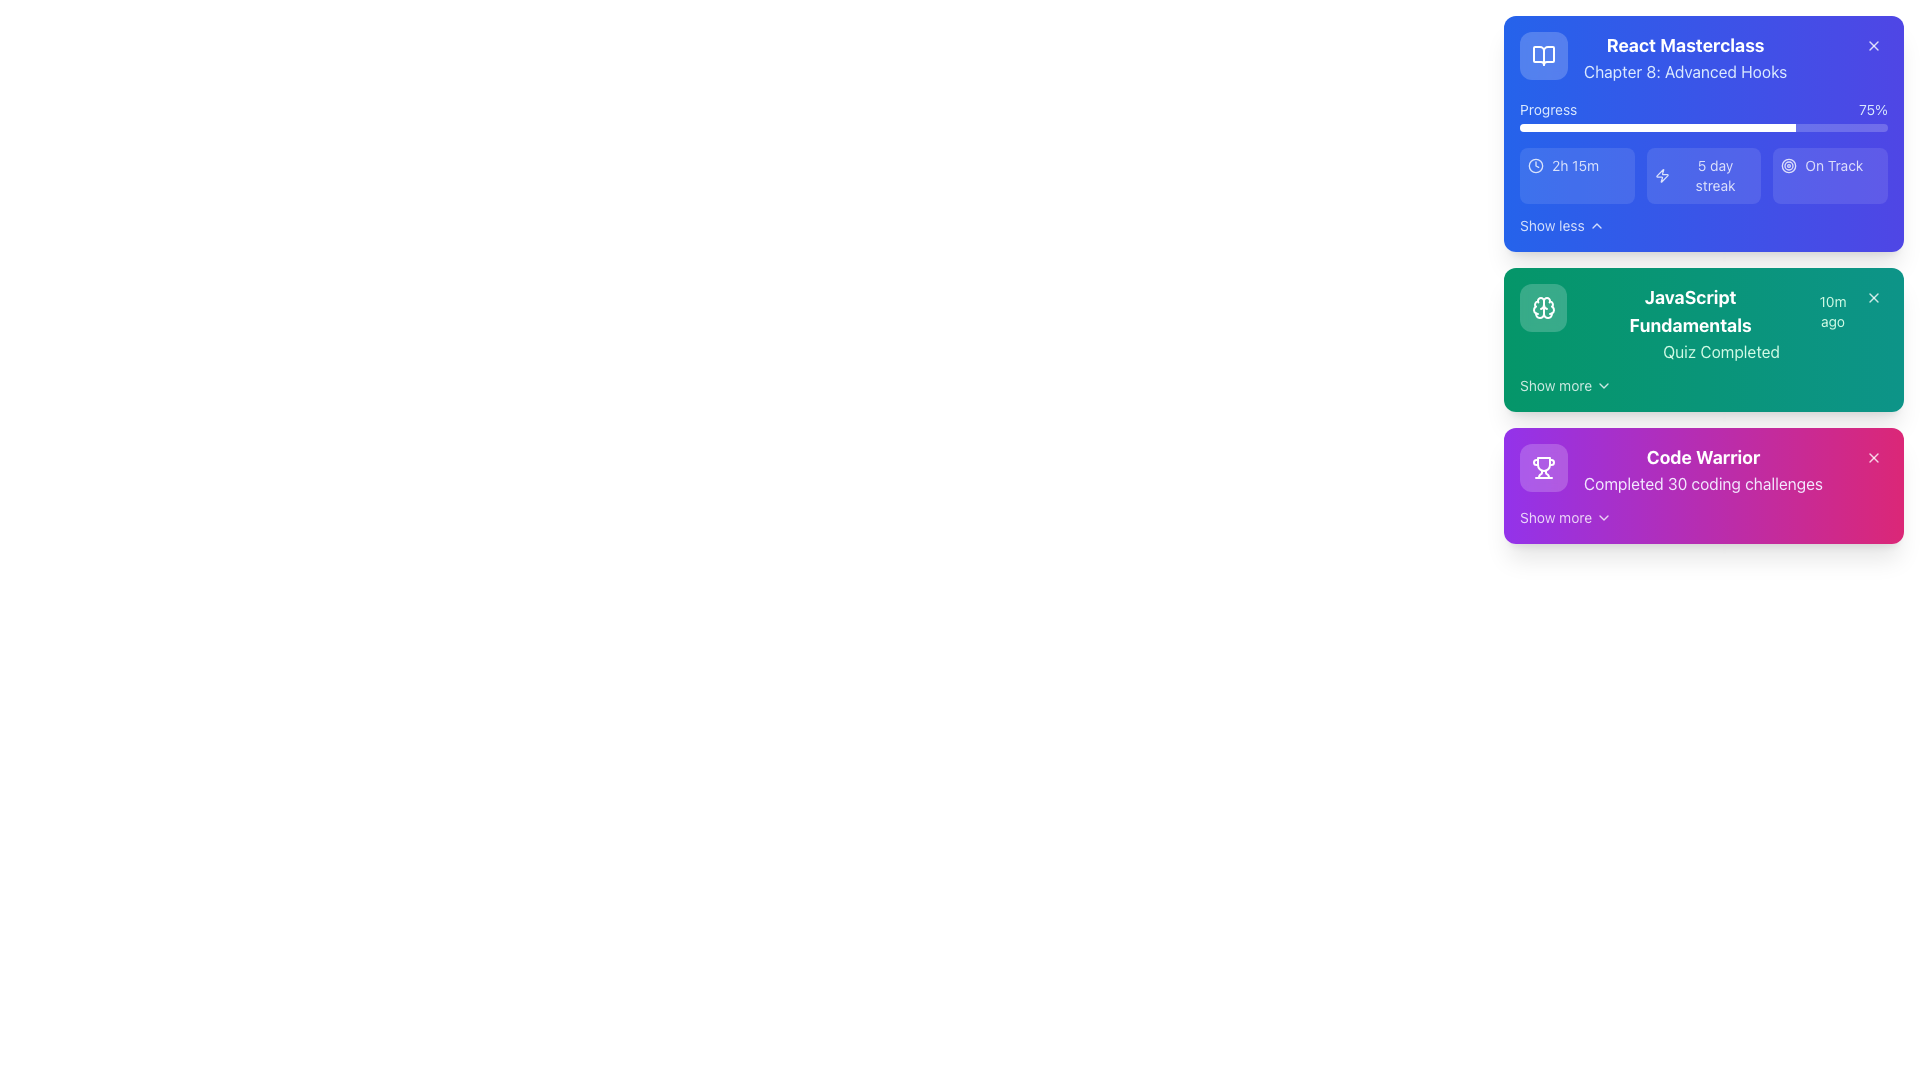 The width and height of the screenshot is (1920, 1080). Describe the element at coordinates (1830, 164) in the screenshot. I see `the Status indicator labeled 'On Track' with a target icon located within the 'React Masterclass' card at the top right corner of the interface` at that location.